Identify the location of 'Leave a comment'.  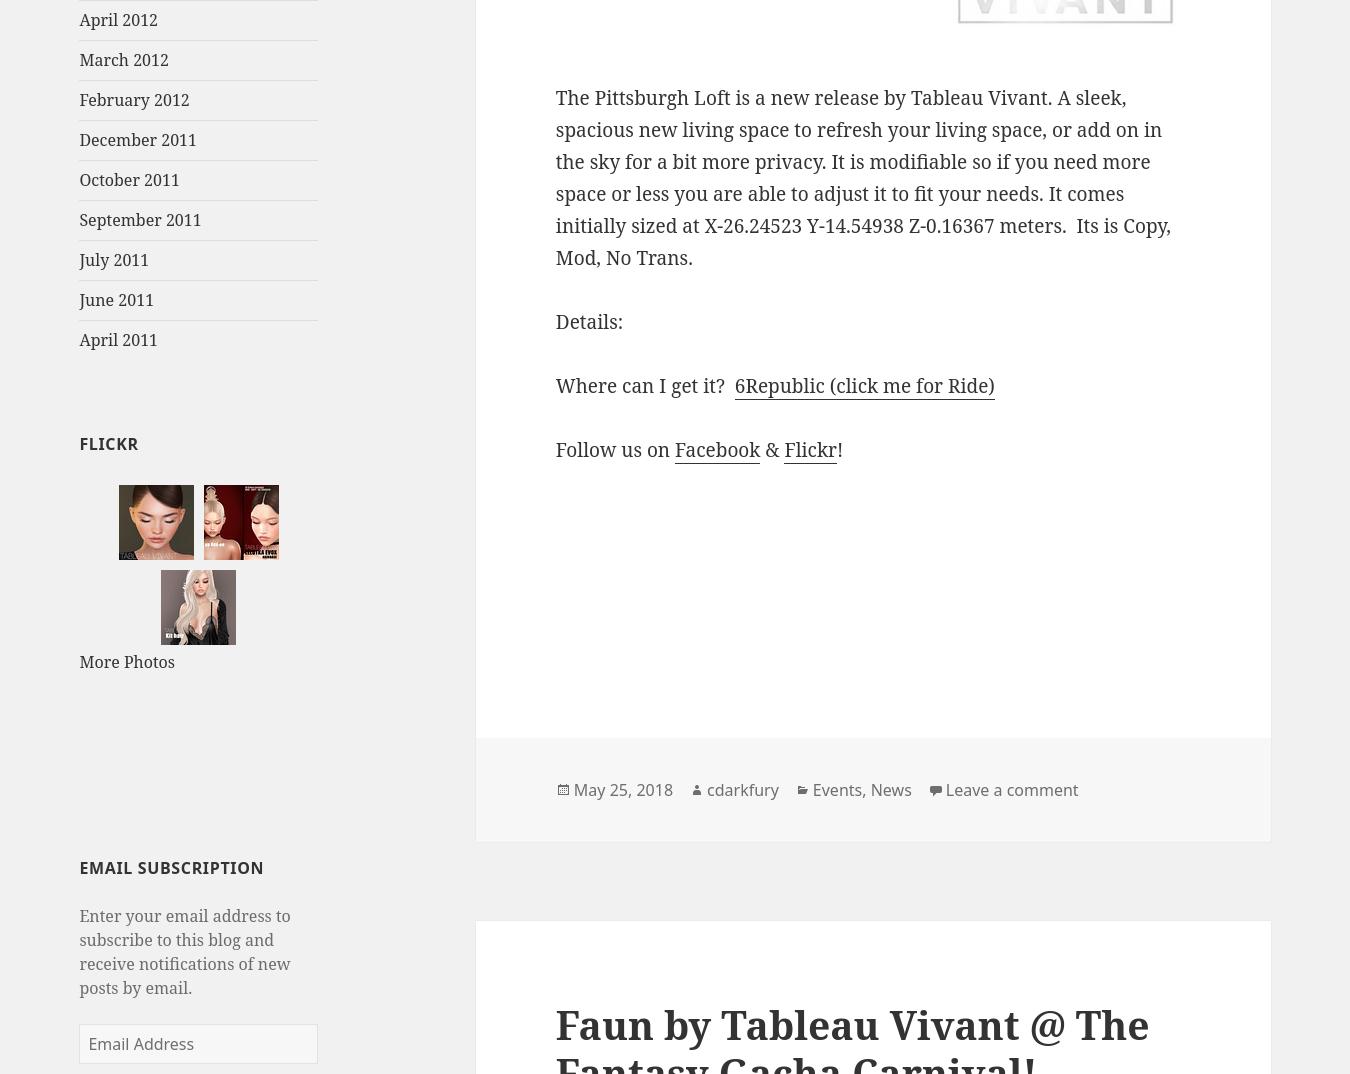
(1010, 789).